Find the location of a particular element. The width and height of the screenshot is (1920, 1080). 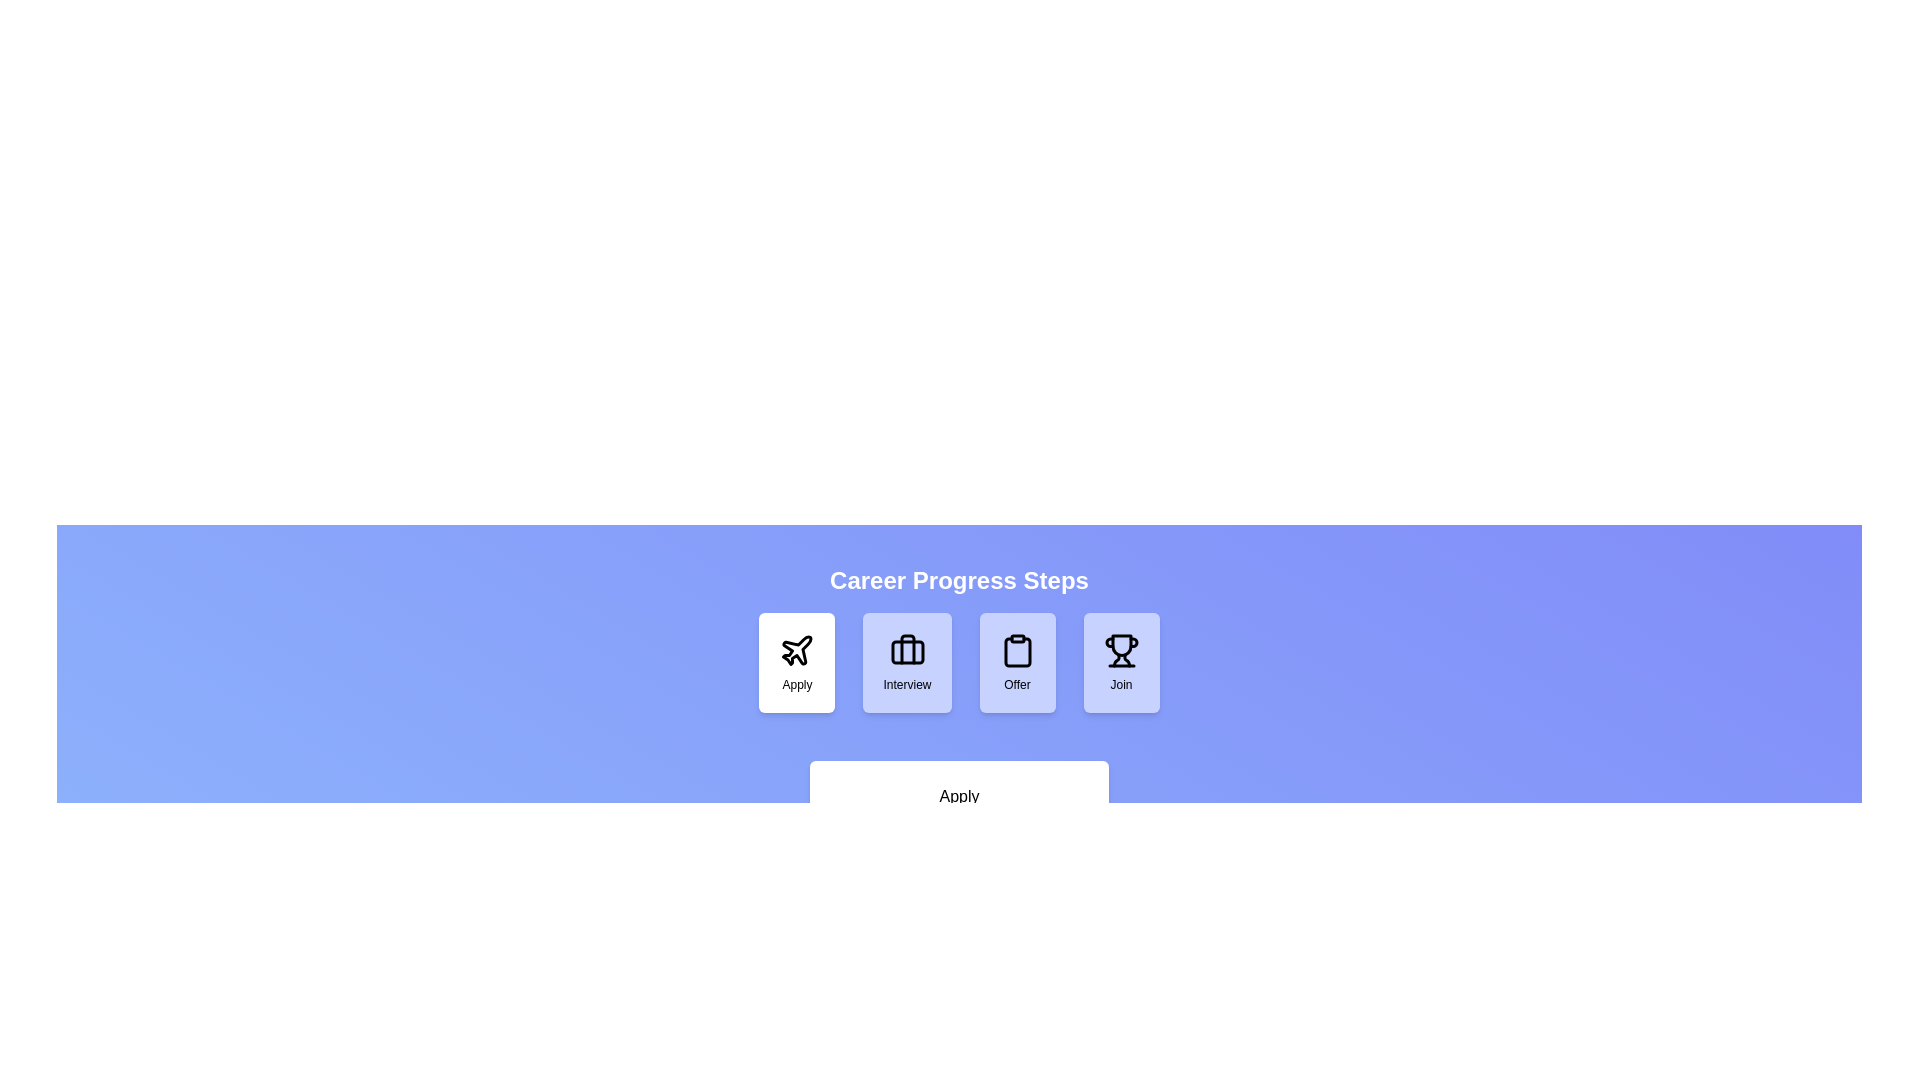

the icon corresponding to the career step Apply is located at coordinates (796, 663).